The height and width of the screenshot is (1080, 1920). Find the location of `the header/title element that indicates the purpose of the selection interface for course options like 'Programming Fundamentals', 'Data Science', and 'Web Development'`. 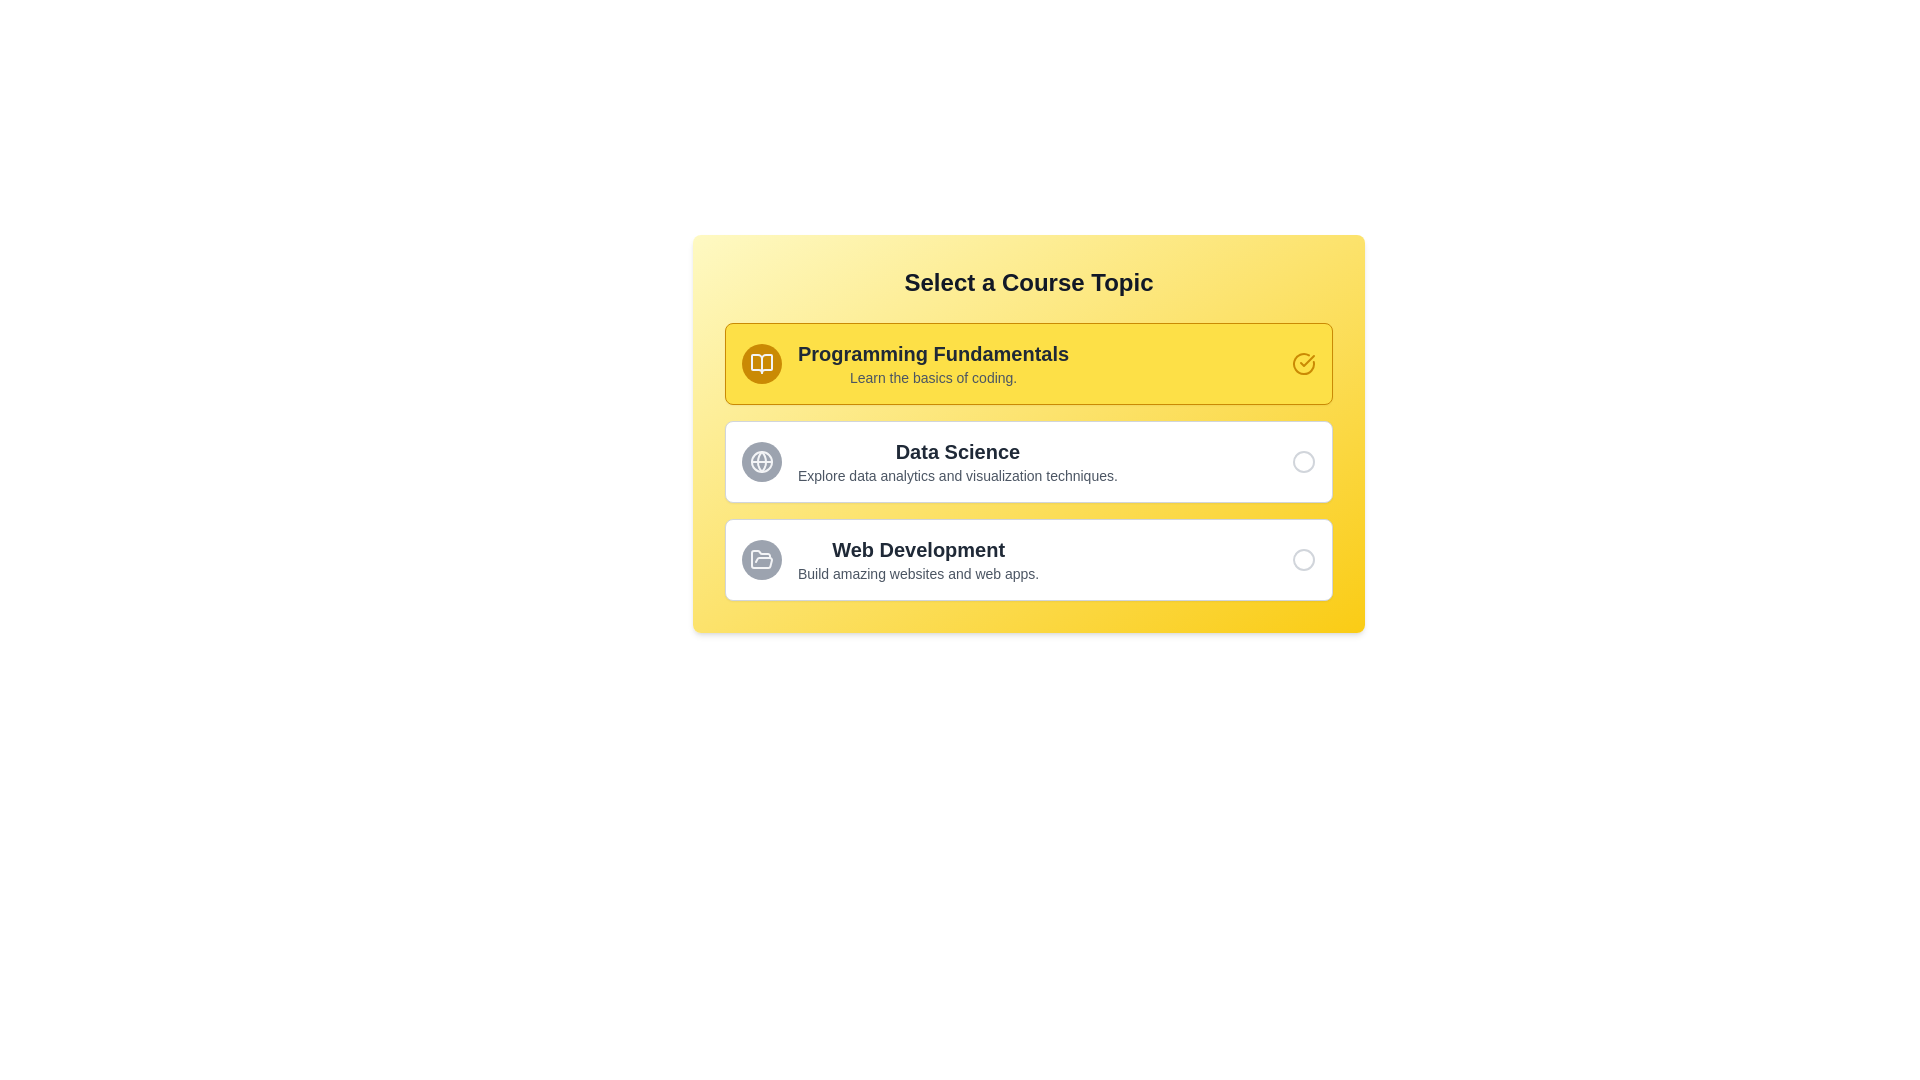

the header/title element that indicates the purpose of the selection interface for course options like 'Programming Fundamentals', 'Data Science', and 'Web Development' is located at coordinates (1028, 282).